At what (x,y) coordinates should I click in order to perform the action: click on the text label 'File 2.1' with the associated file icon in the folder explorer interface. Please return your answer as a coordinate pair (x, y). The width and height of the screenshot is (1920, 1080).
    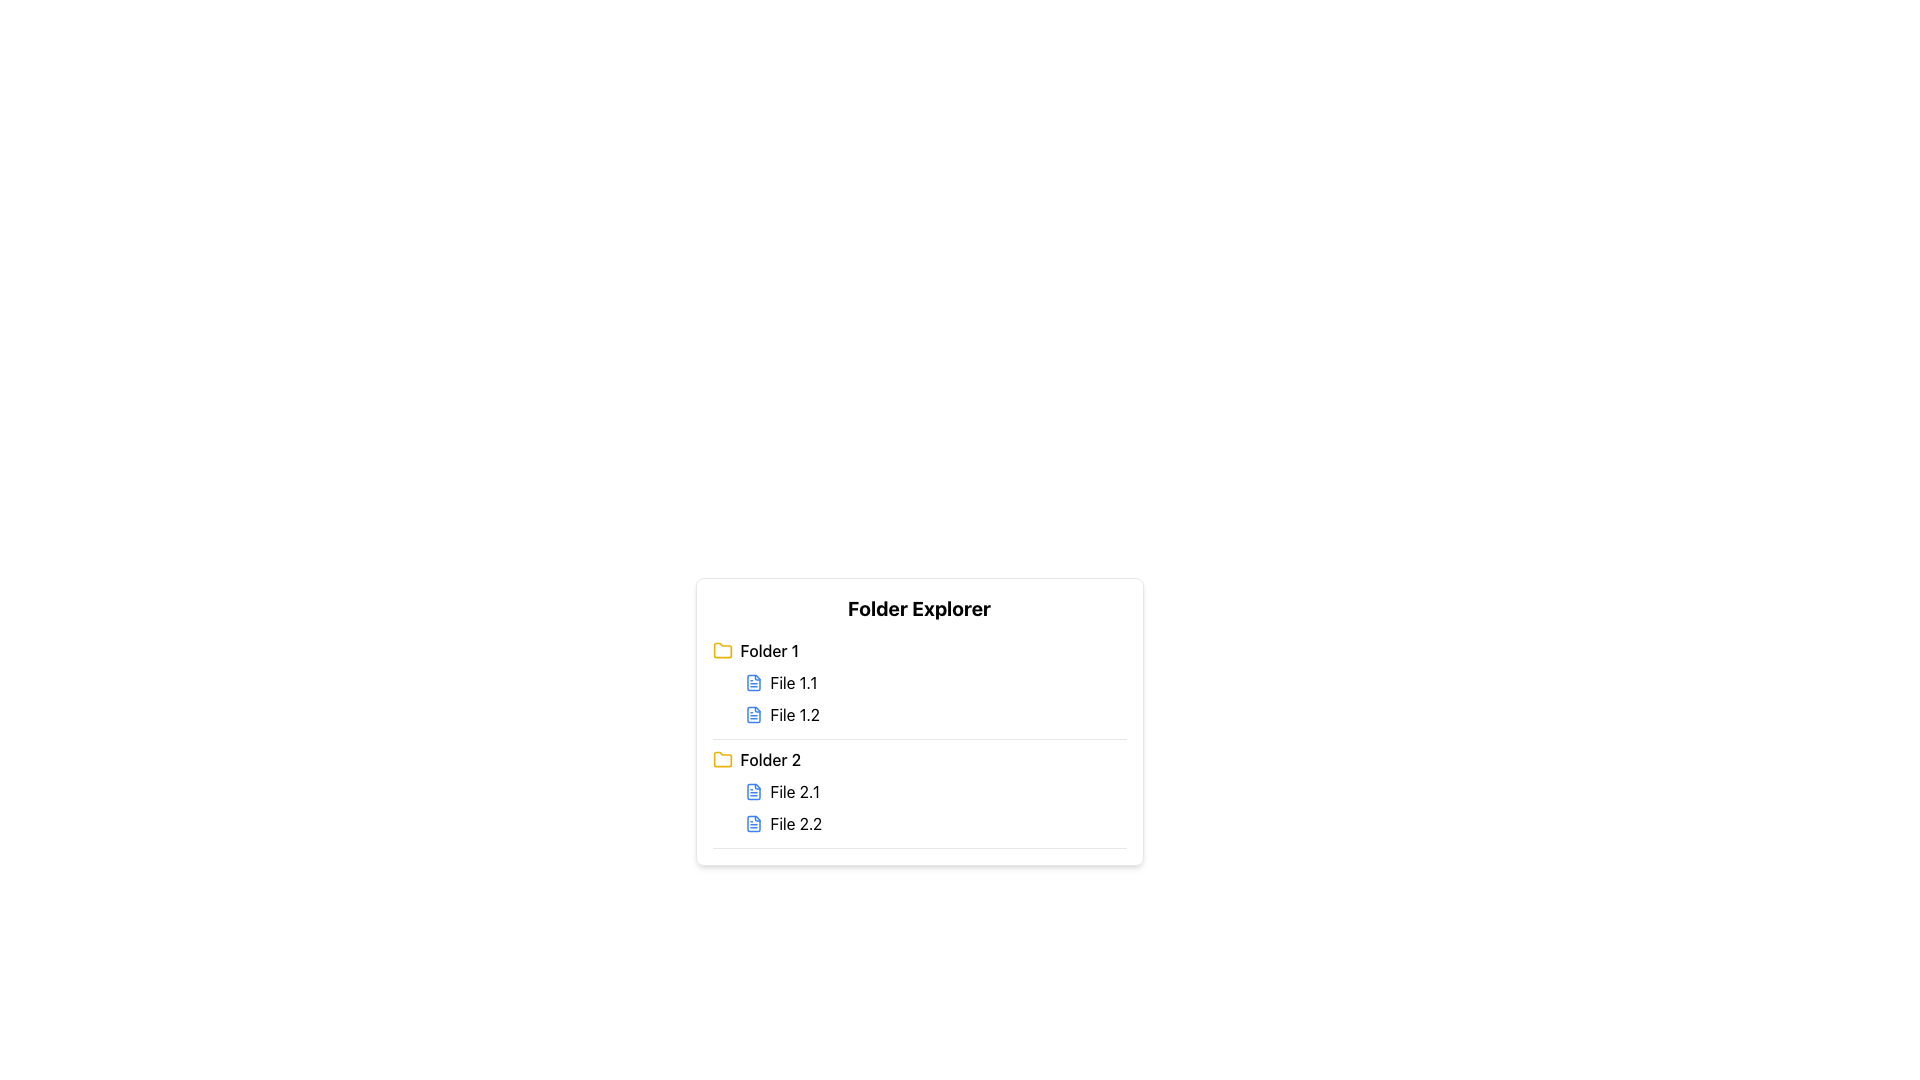
    Looking at the image, I should click on (794, 790).